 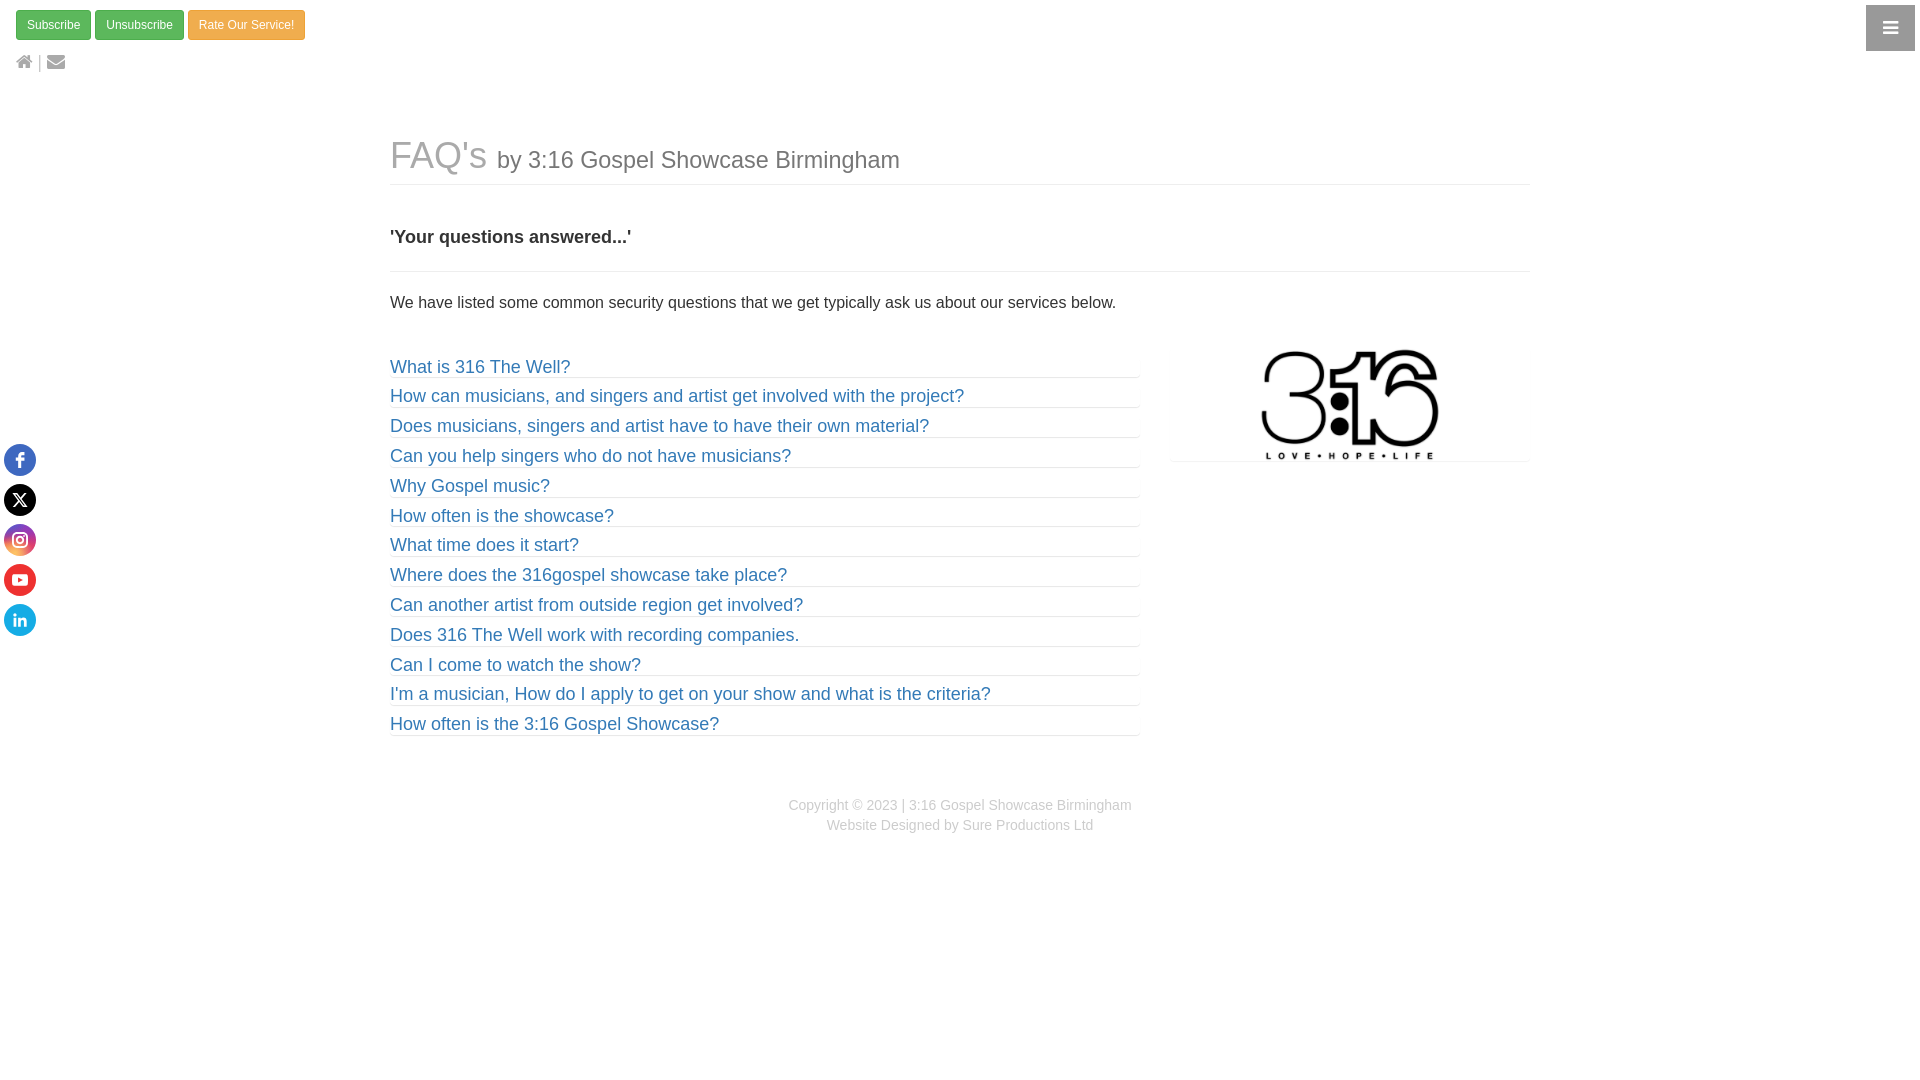 What do you see at coordinates (1170, 405) in the screenshot?
I see `'About Us | 3:16 Gospel Showcase Birmingham'` at bounding box center [1170, 405].